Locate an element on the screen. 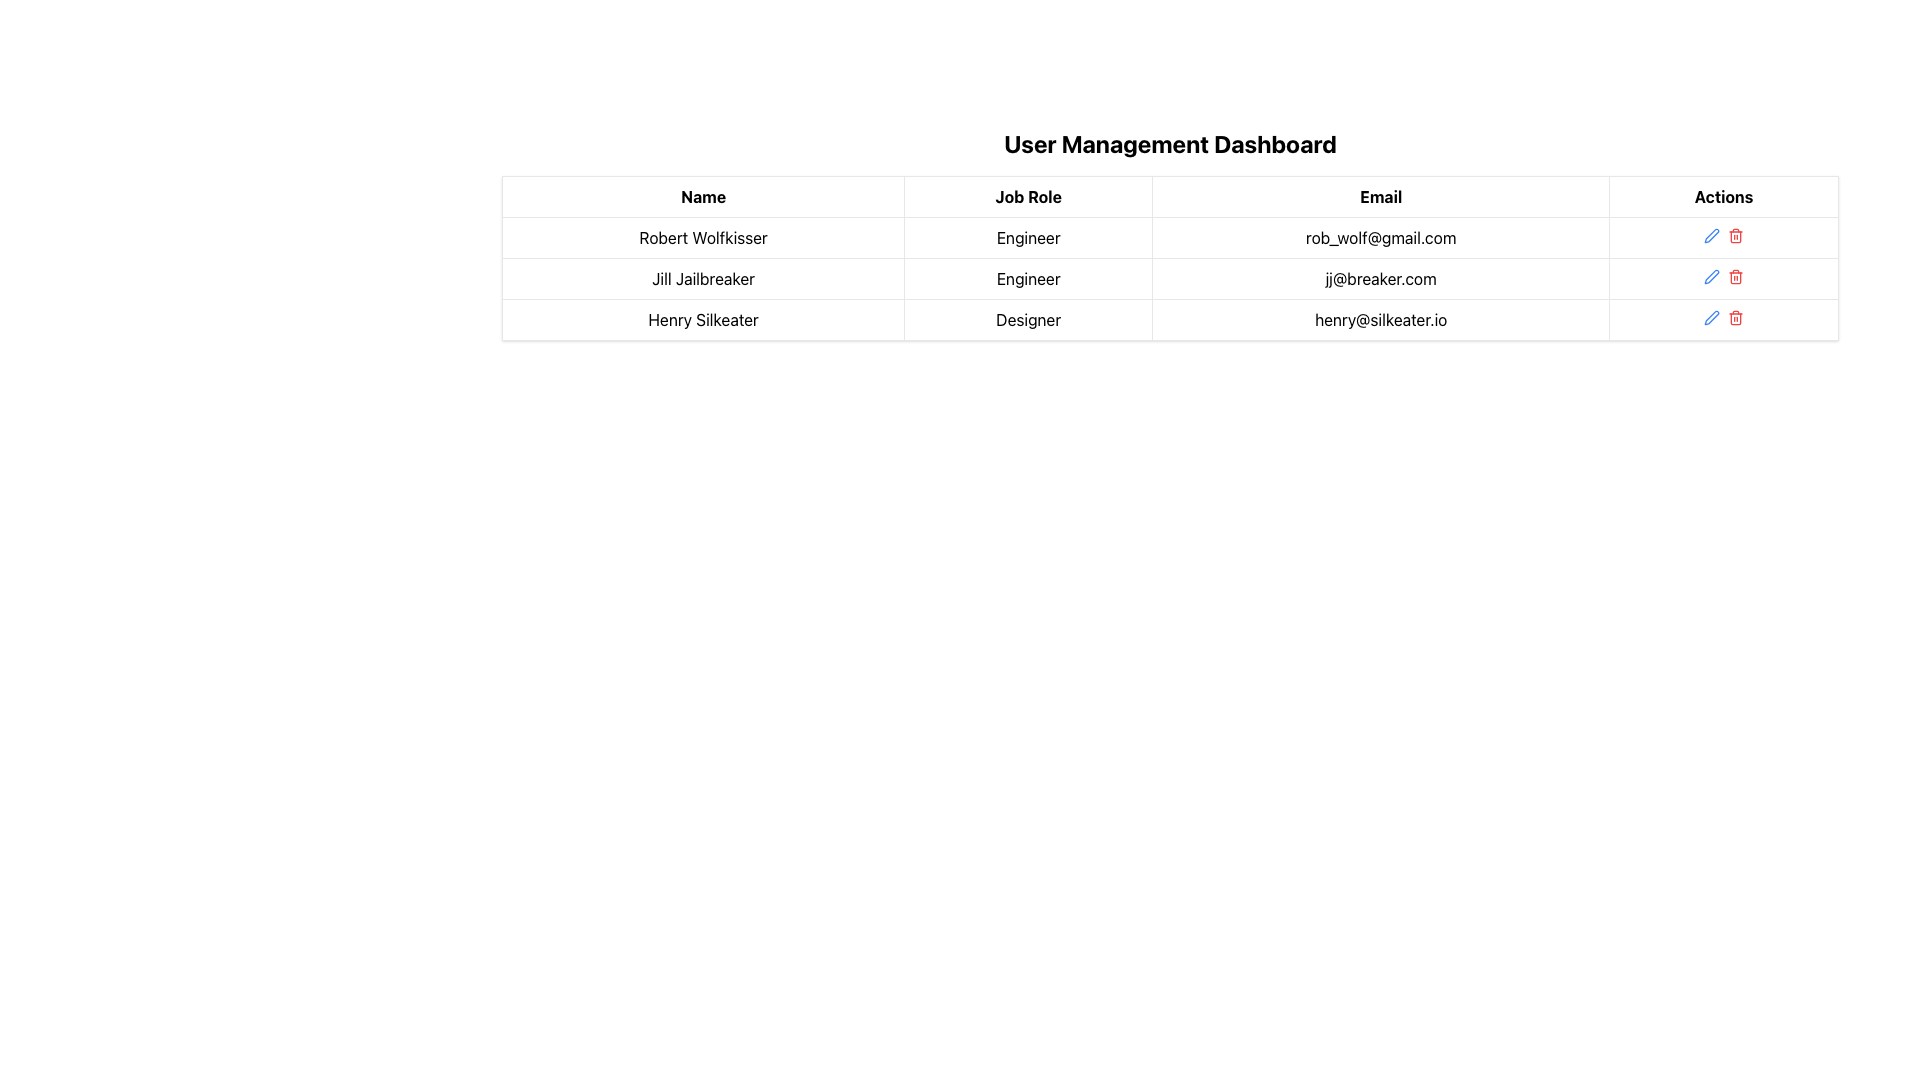 This screenshot has width=1920, height=1080. the first row of the table displaying user information is located at coordinates (1170, 237).